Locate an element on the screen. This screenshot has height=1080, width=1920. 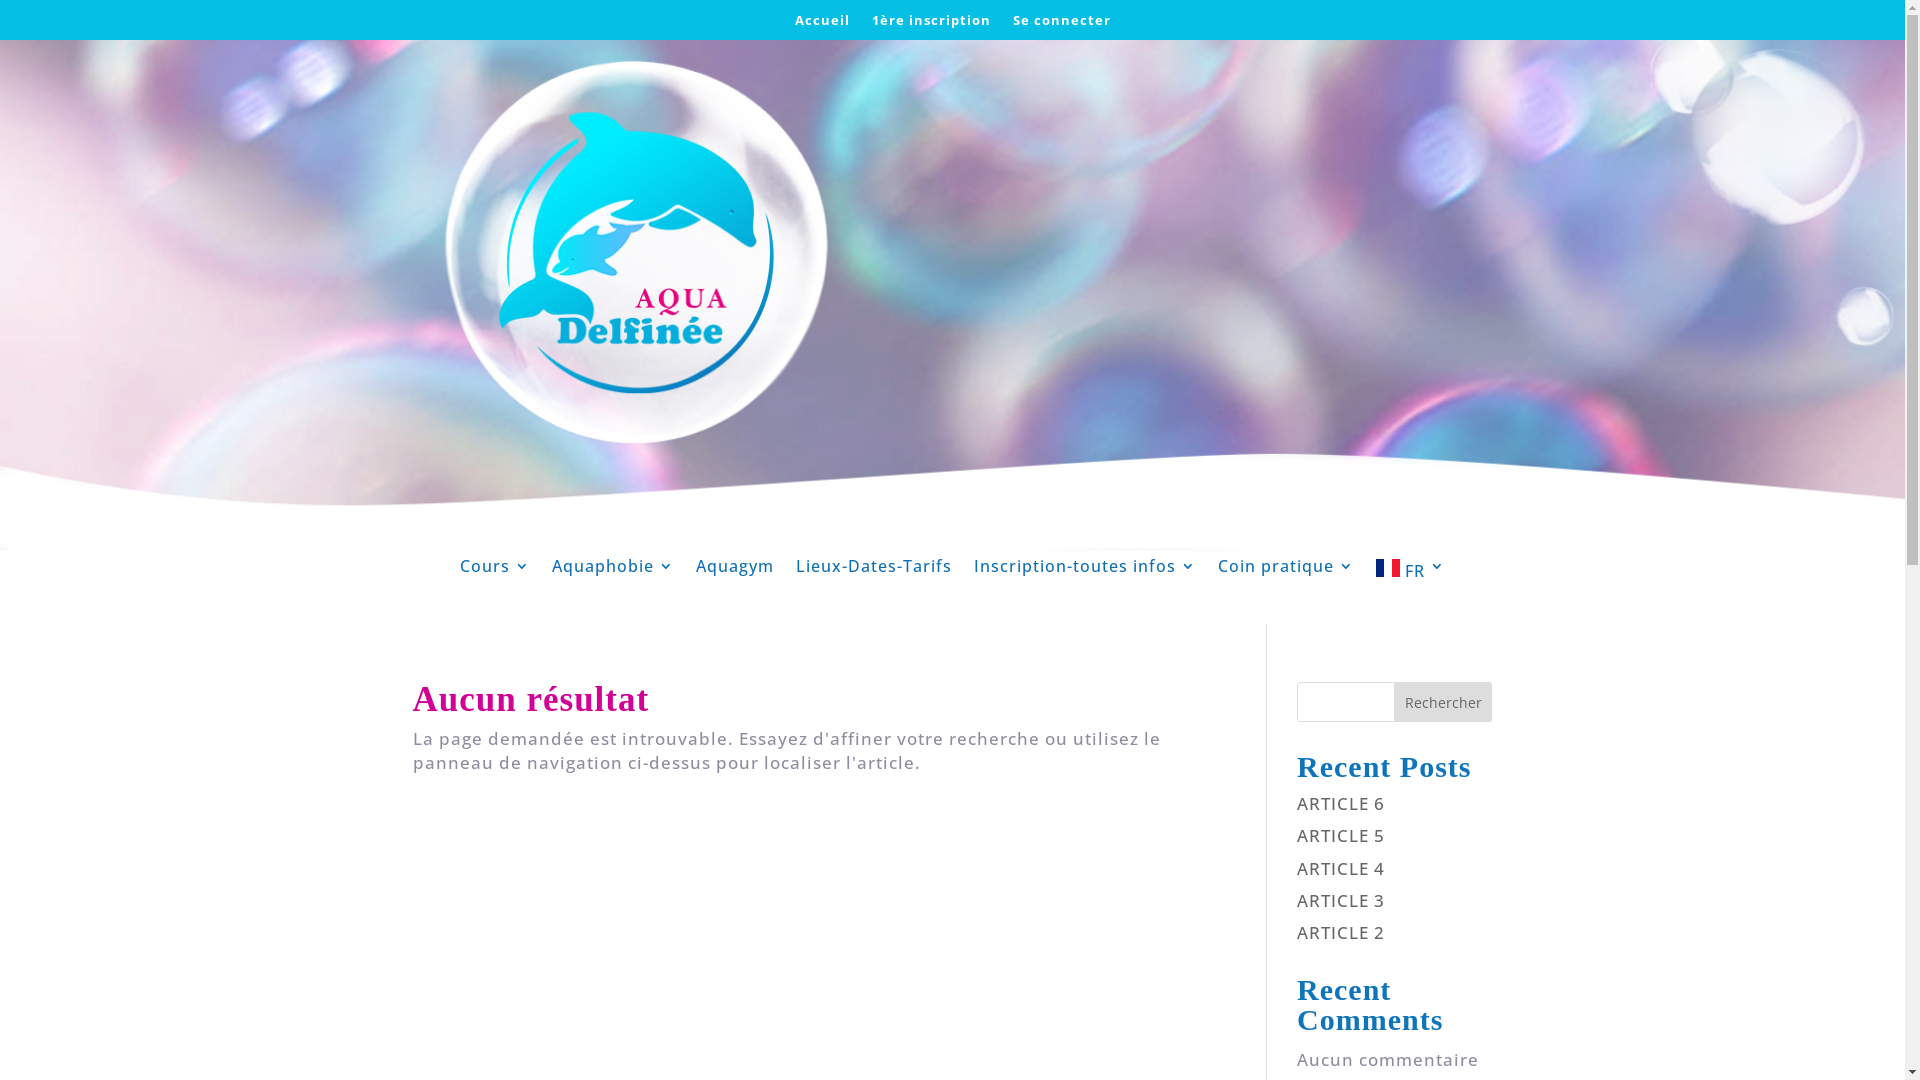
'Accueil' is located at coordinates (821, 23).